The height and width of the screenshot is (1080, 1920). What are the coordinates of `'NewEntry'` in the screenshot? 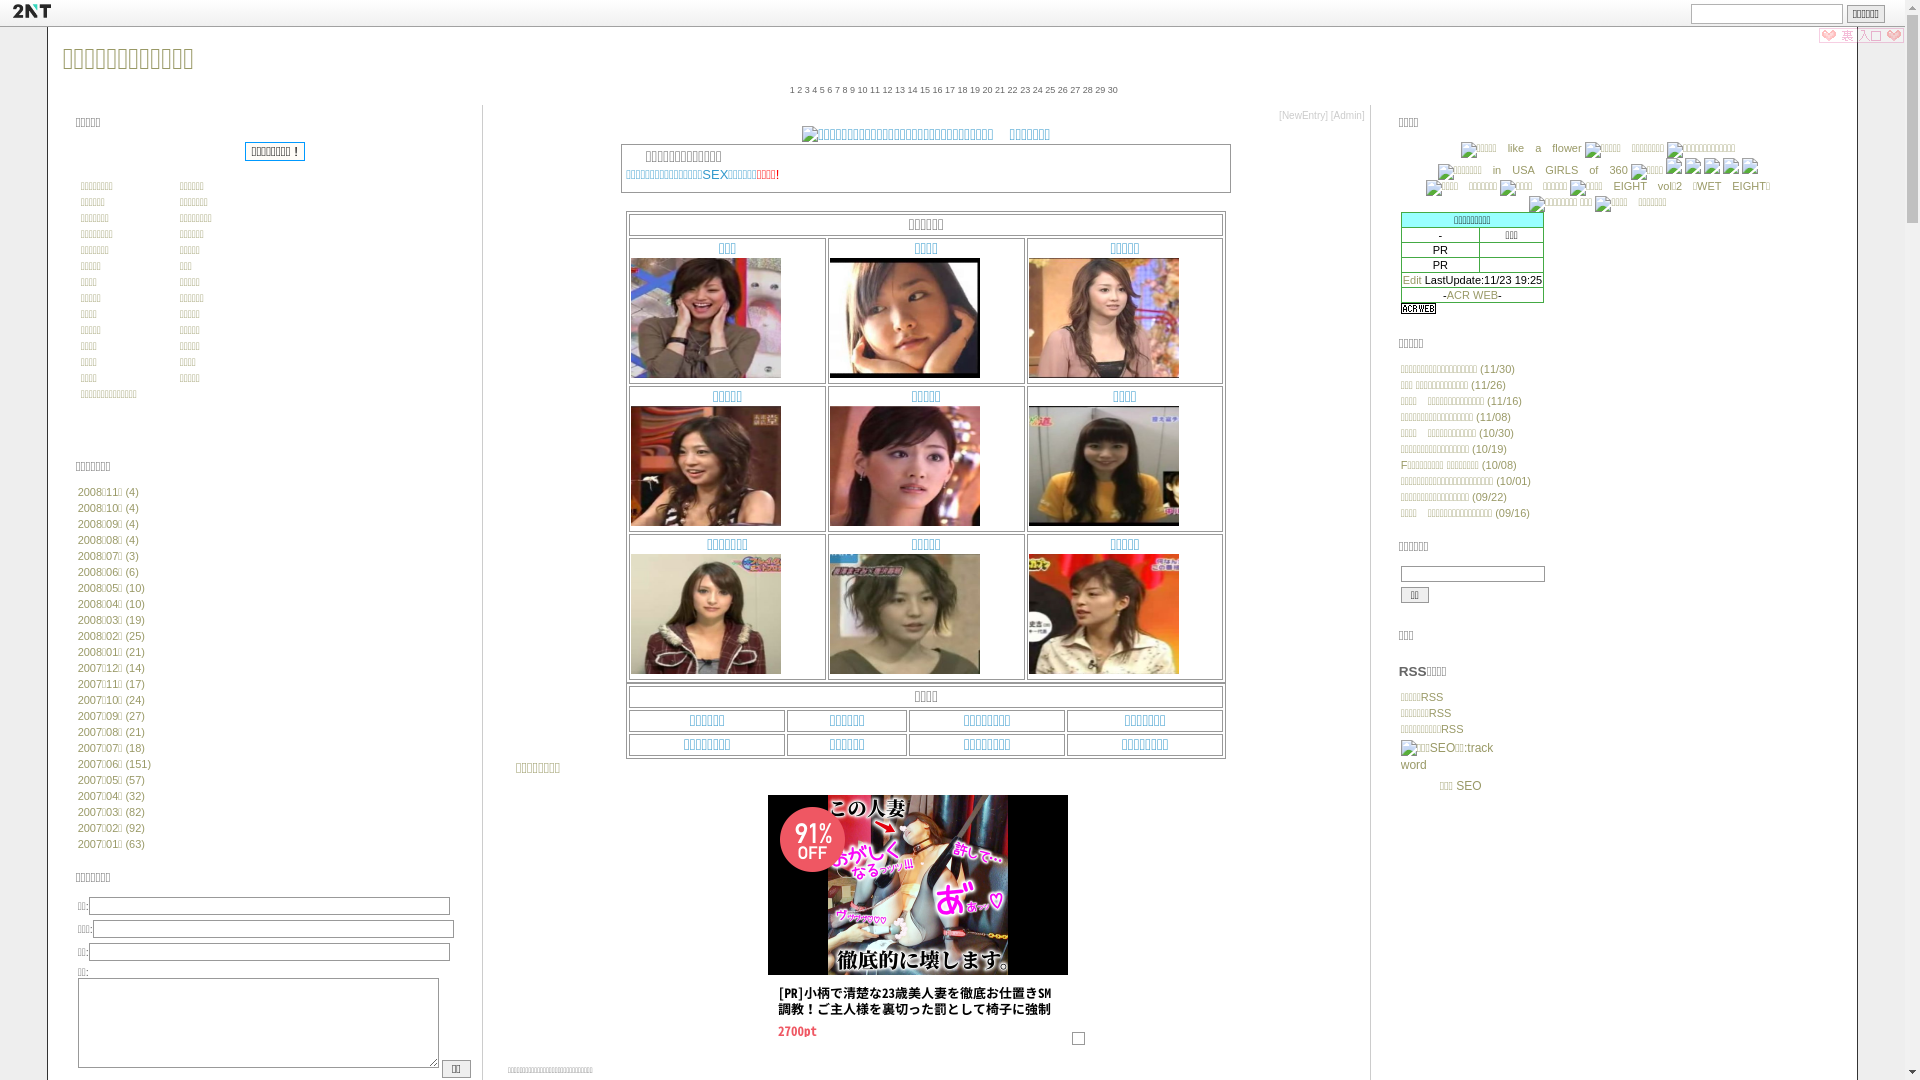 It's located at (1303, 115).